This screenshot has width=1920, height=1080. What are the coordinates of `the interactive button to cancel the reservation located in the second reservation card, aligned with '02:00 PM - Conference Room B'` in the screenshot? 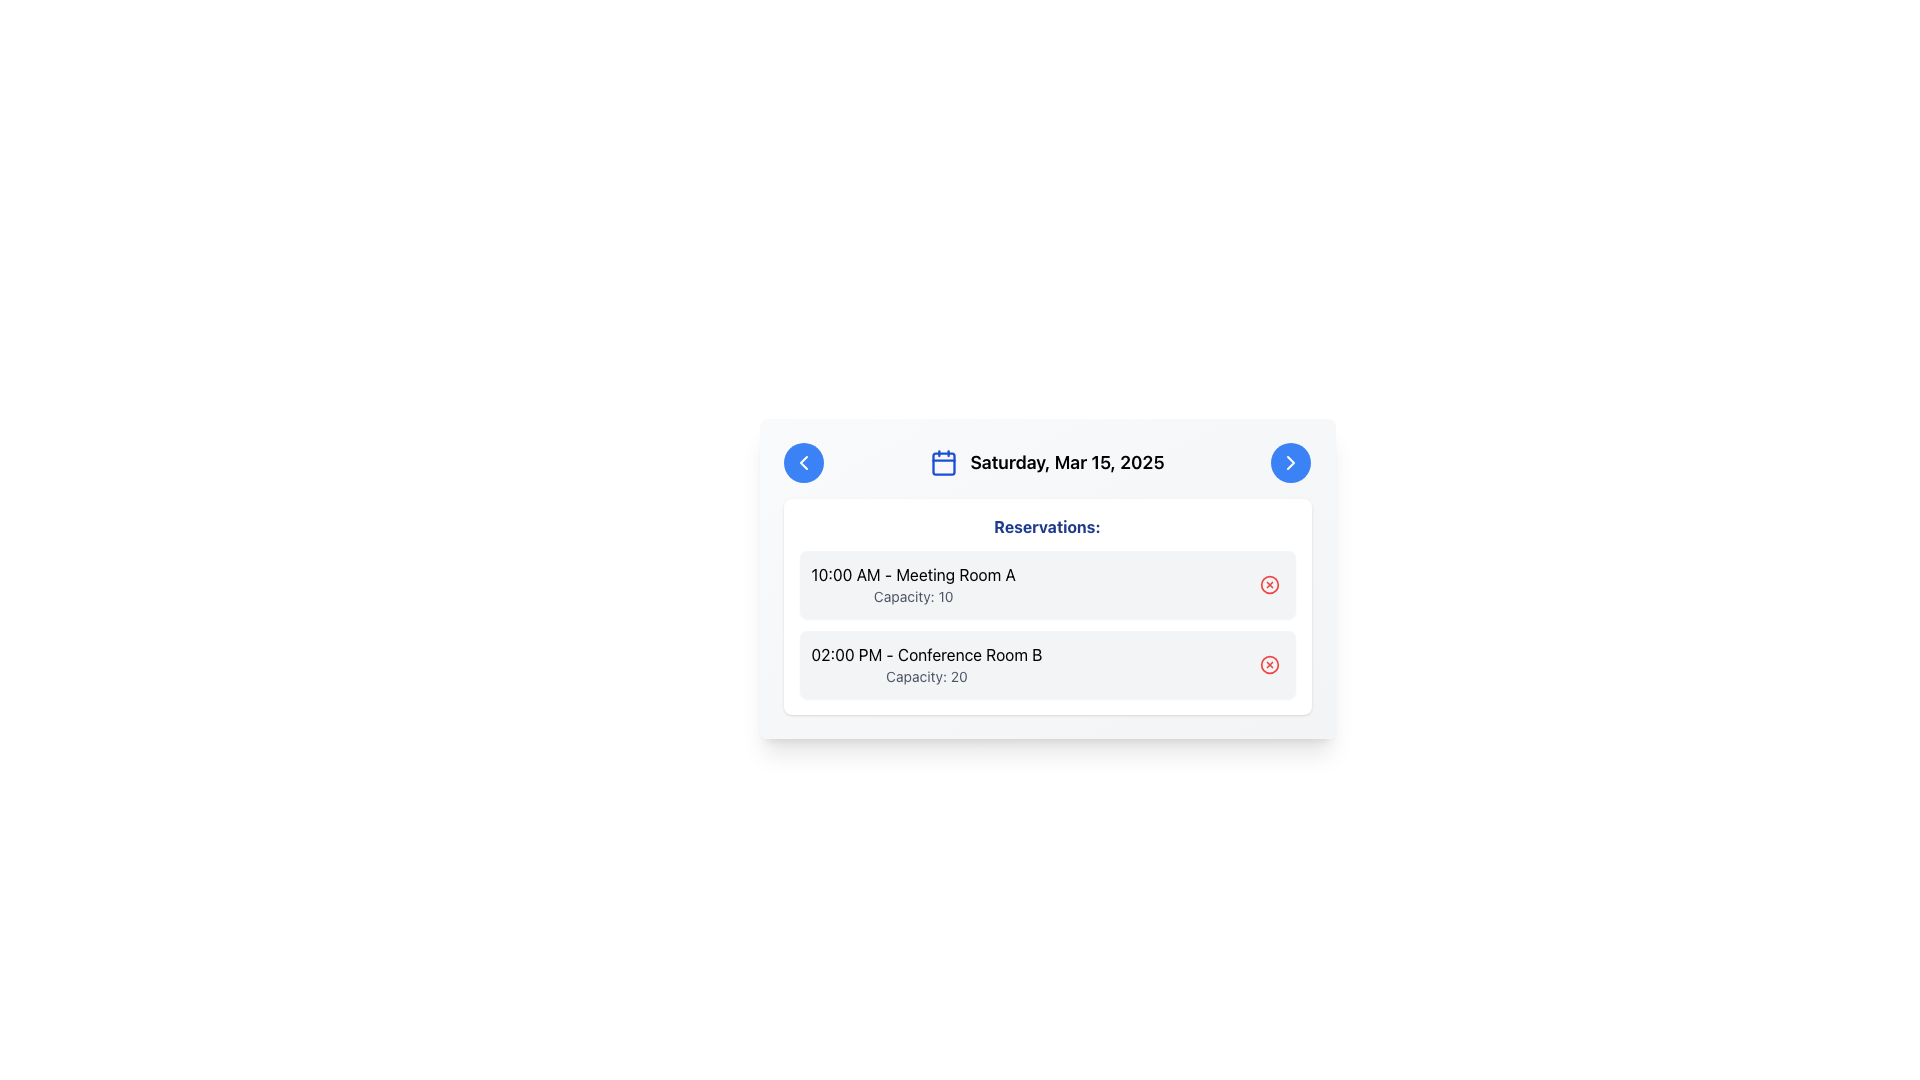 It's located at (1268, 664).